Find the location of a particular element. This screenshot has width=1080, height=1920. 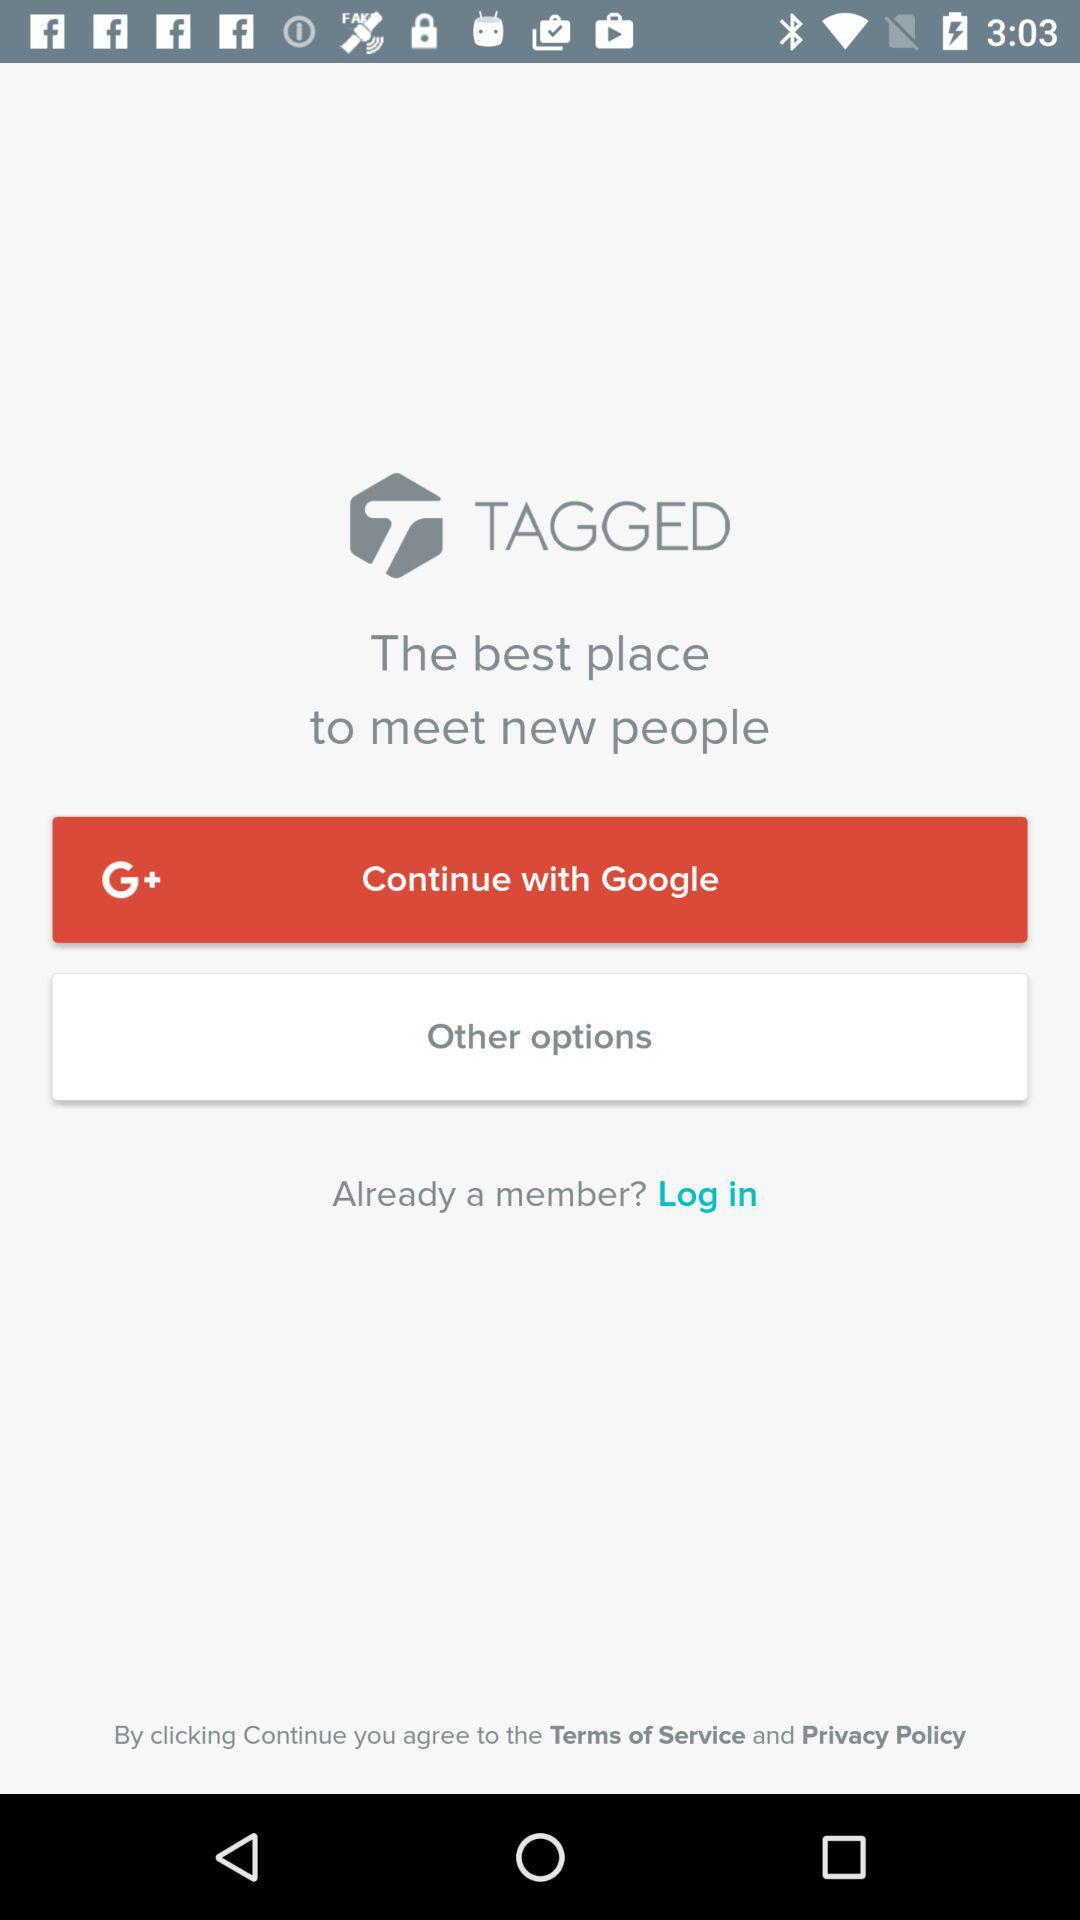

the by clicking continue item is located at coordinates (540, 1734).